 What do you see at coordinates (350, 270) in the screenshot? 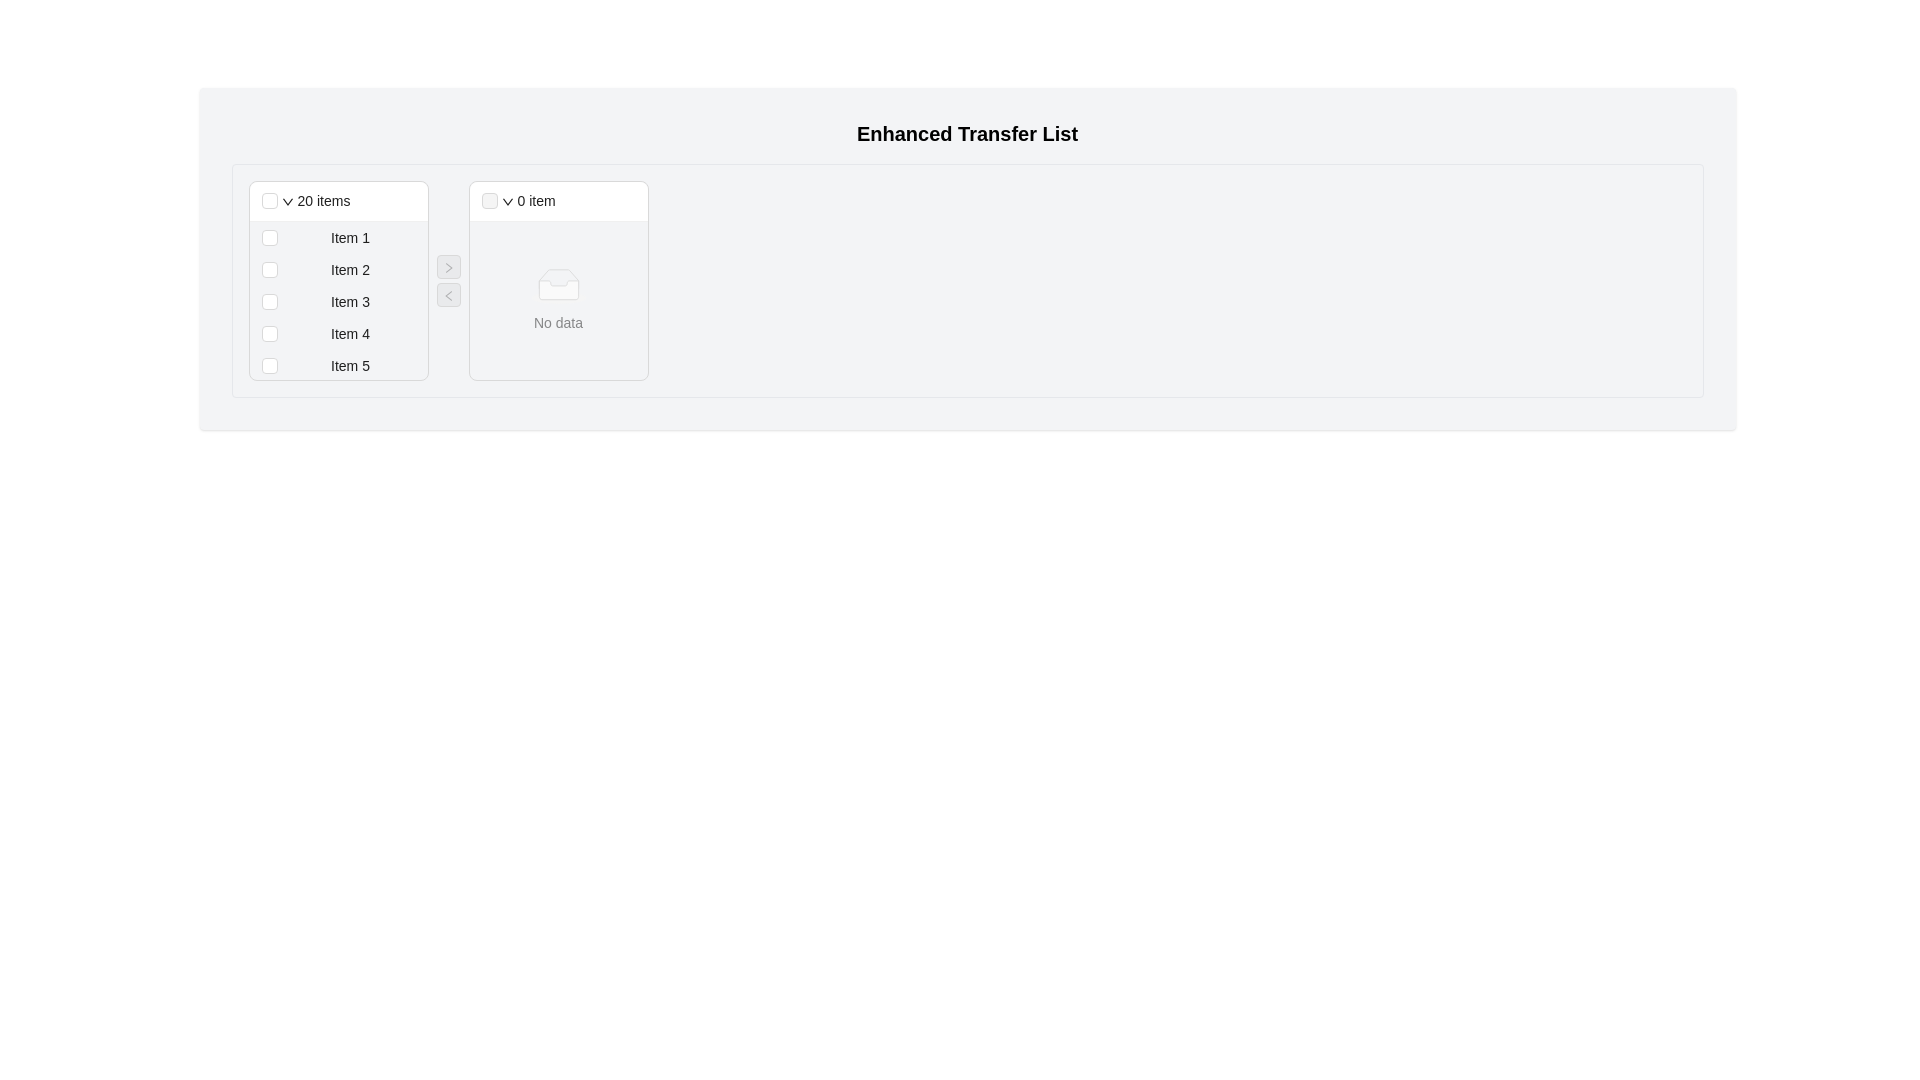
I see `the text label that reads 'Item 2' in the left pane of the transfer list, which is the second item in the list` at bounding box center [350, 270].